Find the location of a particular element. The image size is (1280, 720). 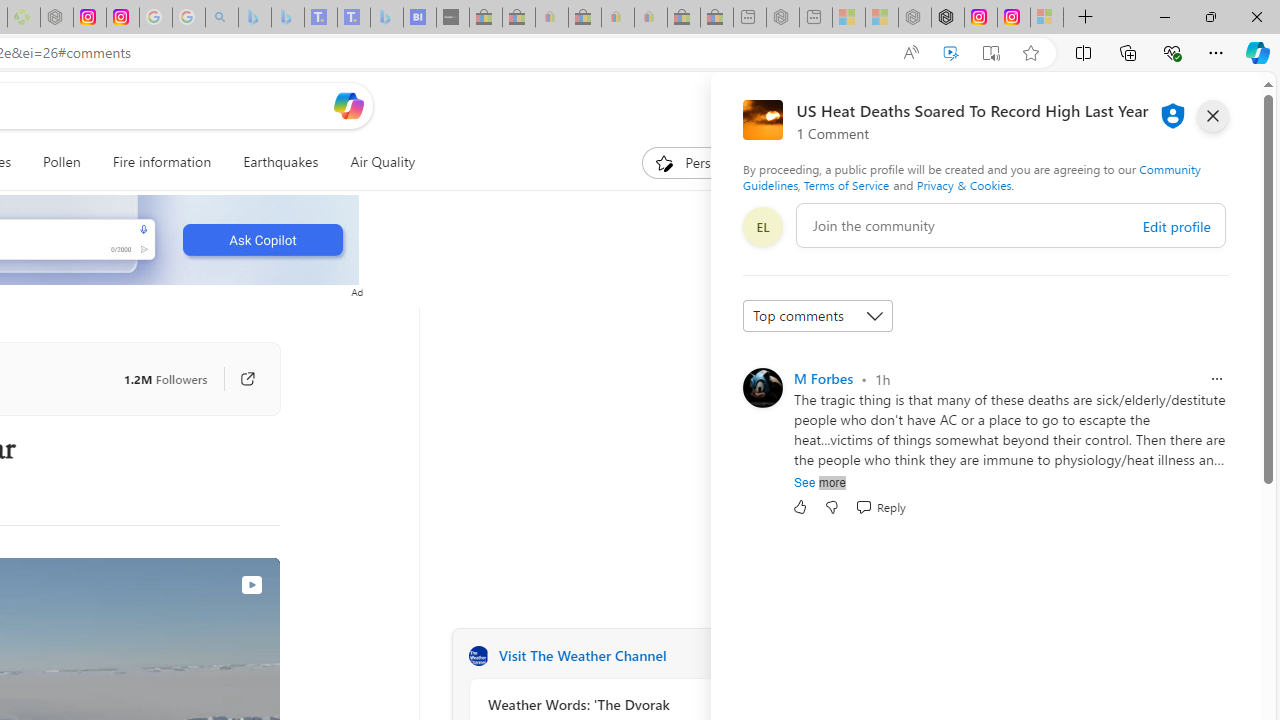

'Threats and offensive language policy | eBay - Sleeping' is located at coordinates (616, 17).